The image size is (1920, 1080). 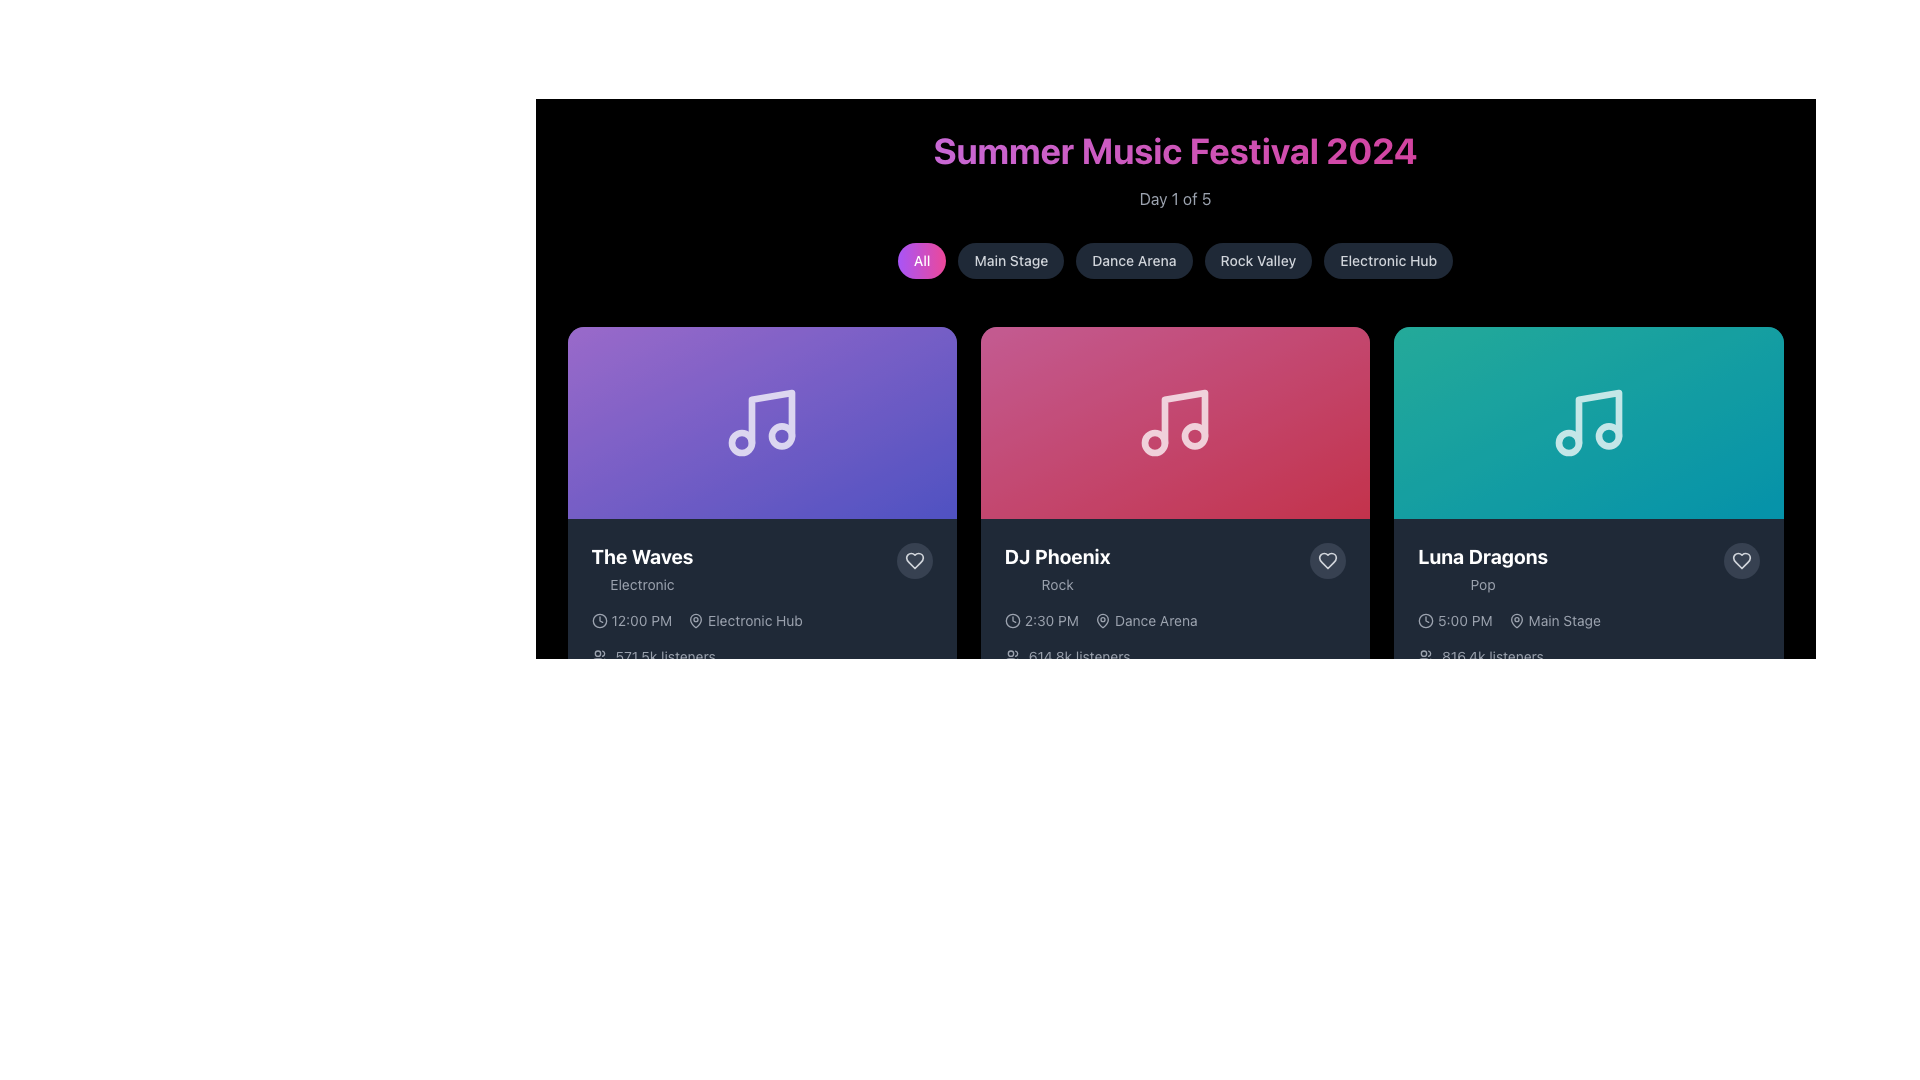 I want to click on the decorative icon component, which is a circle within a clock-like icon located in the lower right corner of the 'DJ Phoenix' event card, so click(x=1425, y=620).